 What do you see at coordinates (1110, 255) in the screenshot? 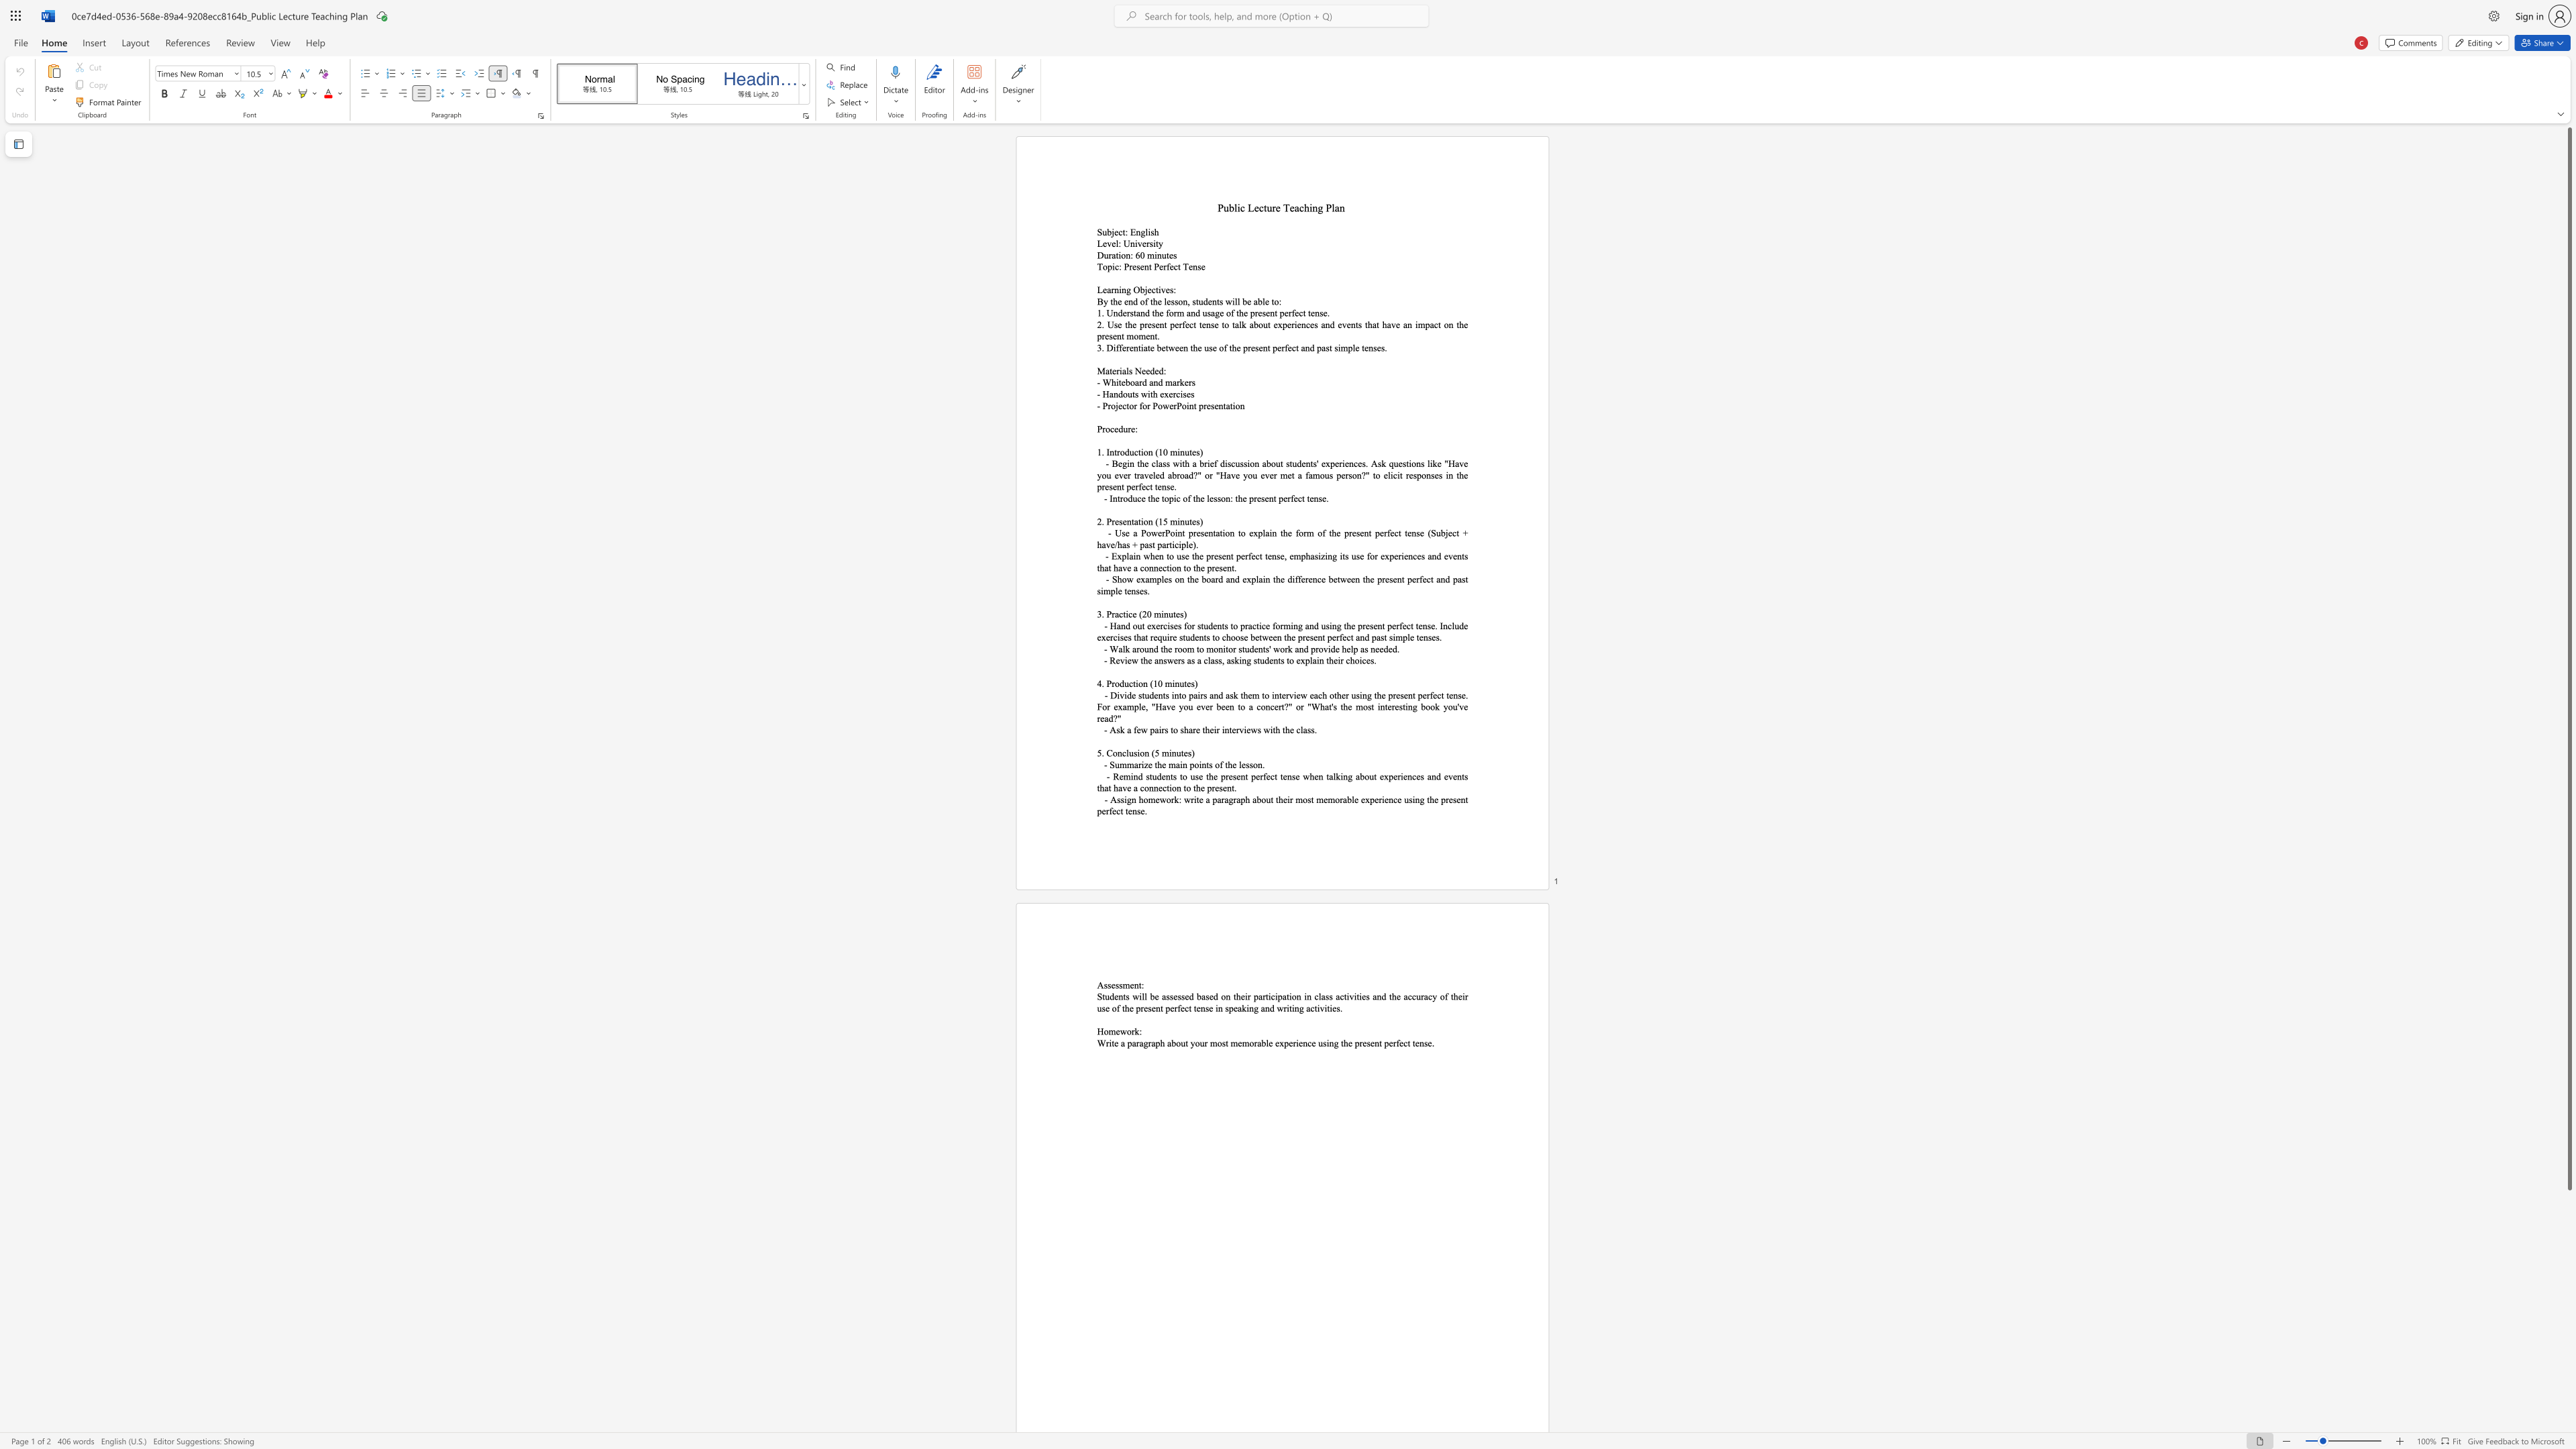
I see `the 1th character "r" in the text` at bounding box center [1110, 255].